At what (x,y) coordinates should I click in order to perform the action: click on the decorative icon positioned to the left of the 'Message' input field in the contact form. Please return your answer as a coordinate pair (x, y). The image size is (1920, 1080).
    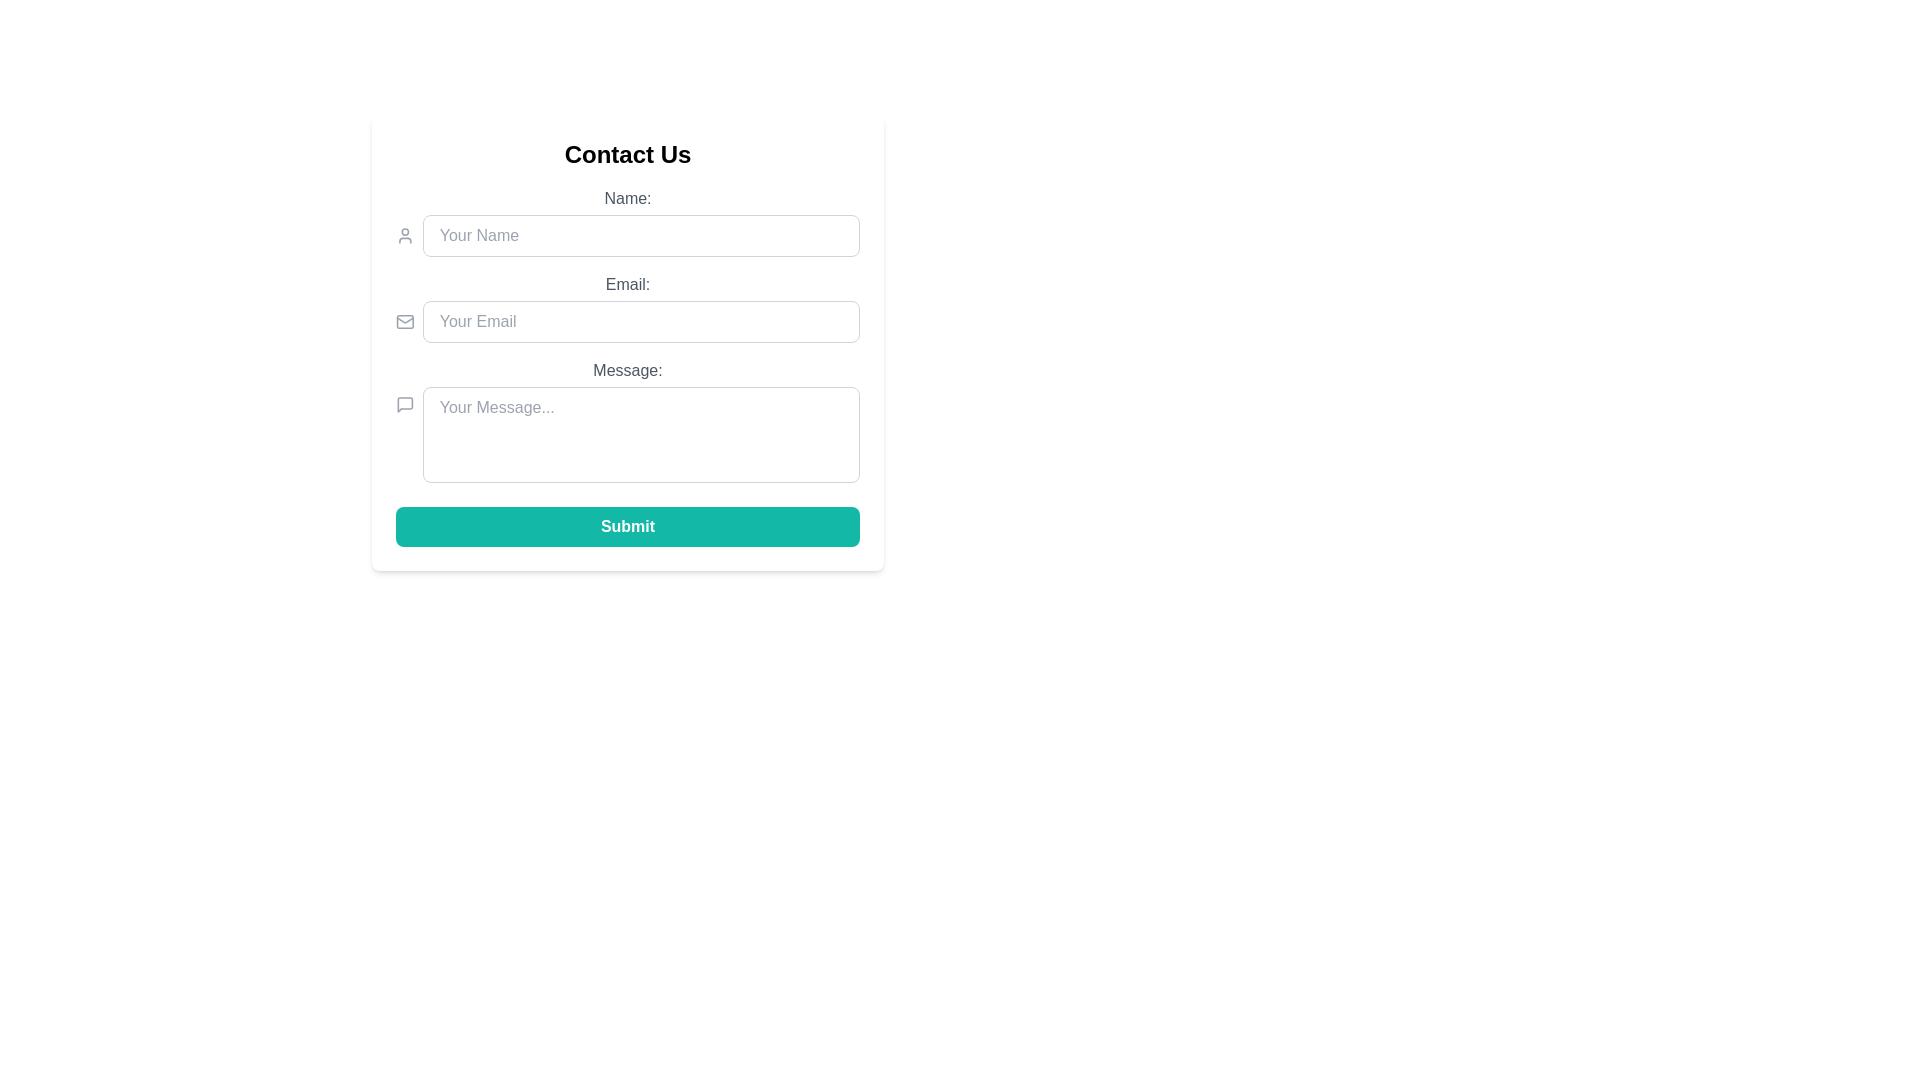
    Looking at the image, I should click on (404, 405).